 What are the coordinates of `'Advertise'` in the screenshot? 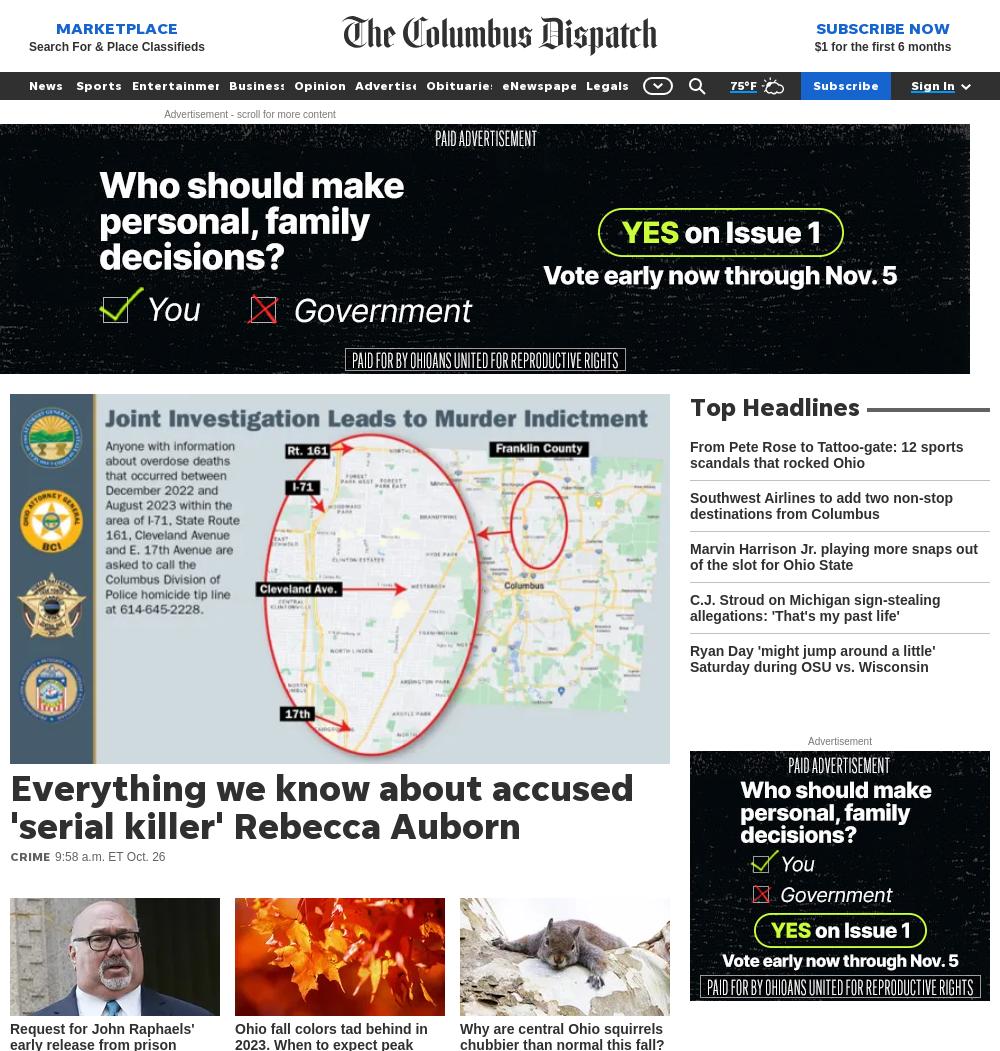 It's located at (387, 85).